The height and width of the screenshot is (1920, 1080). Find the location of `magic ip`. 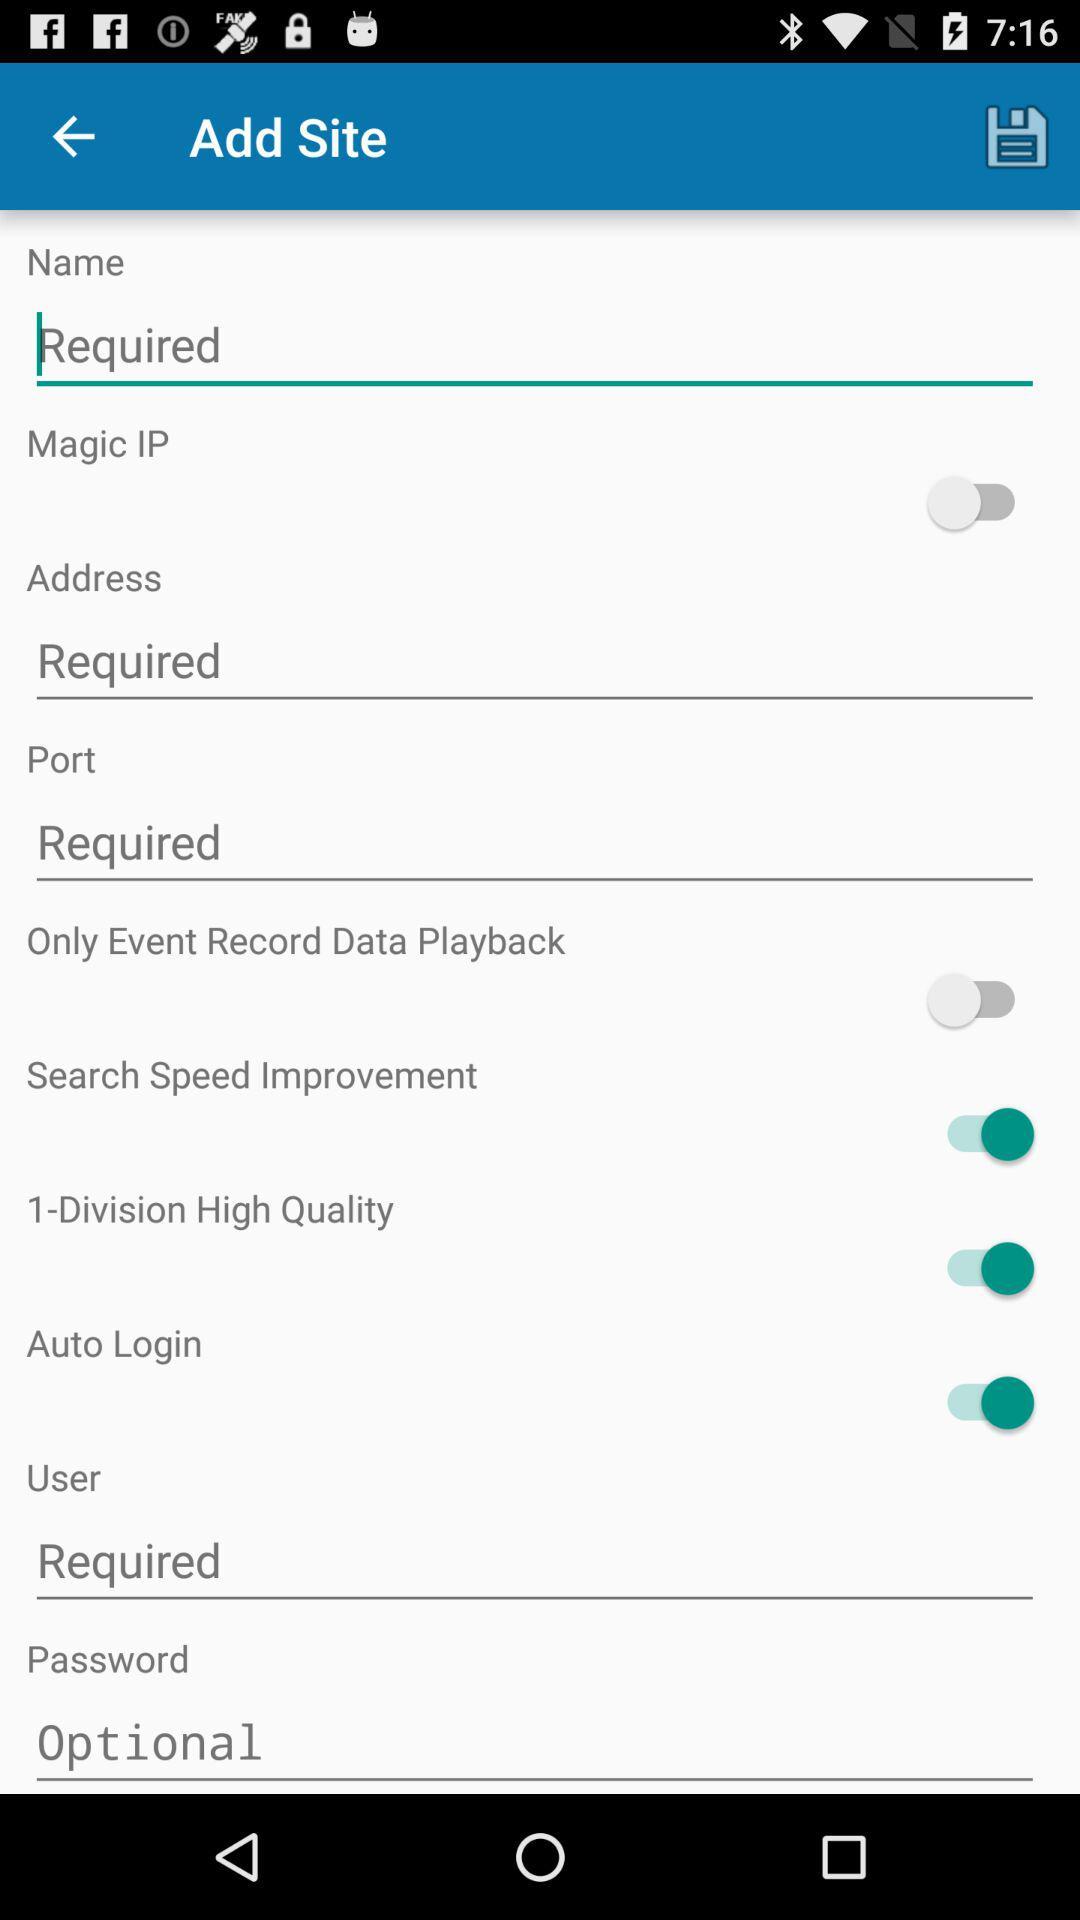

magic ip is located at coordinates (979, 502).